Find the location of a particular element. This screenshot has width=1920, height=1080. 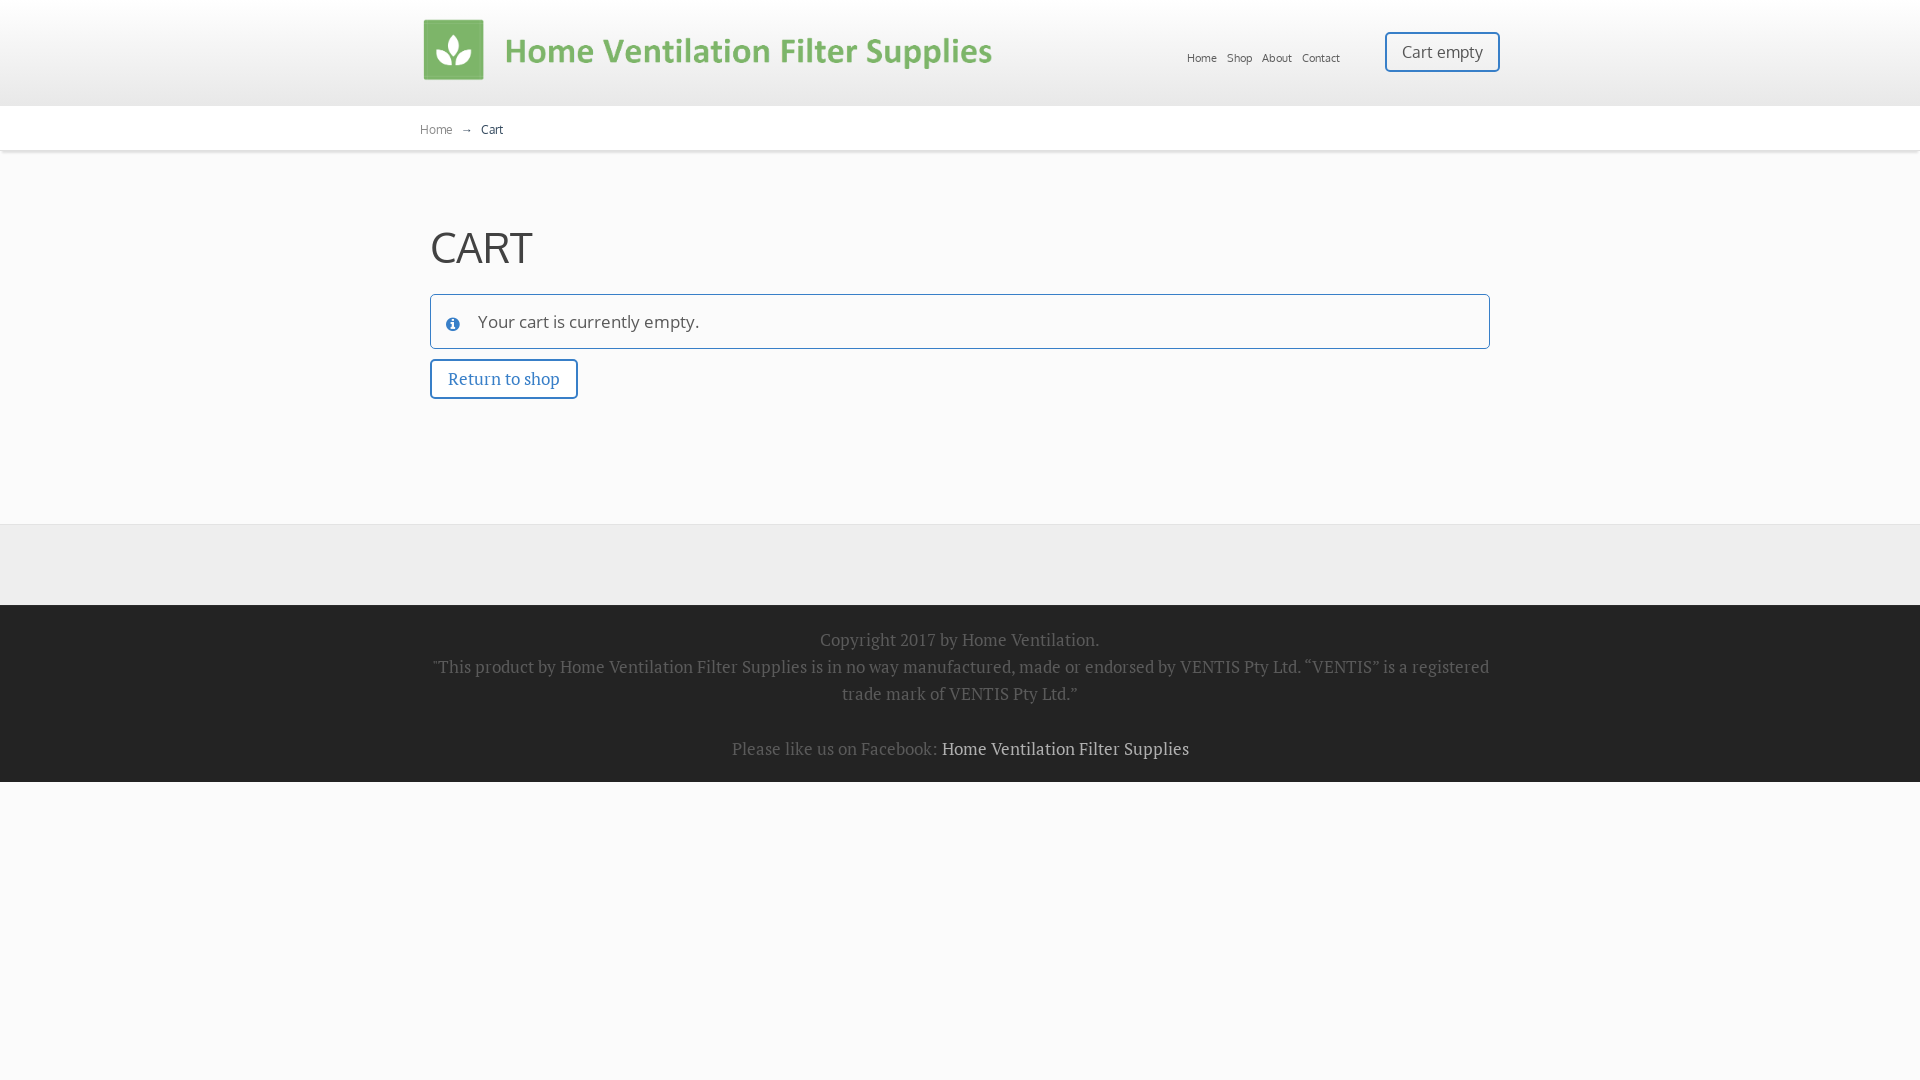

'Contact' is located at coordinates (1301, 52).